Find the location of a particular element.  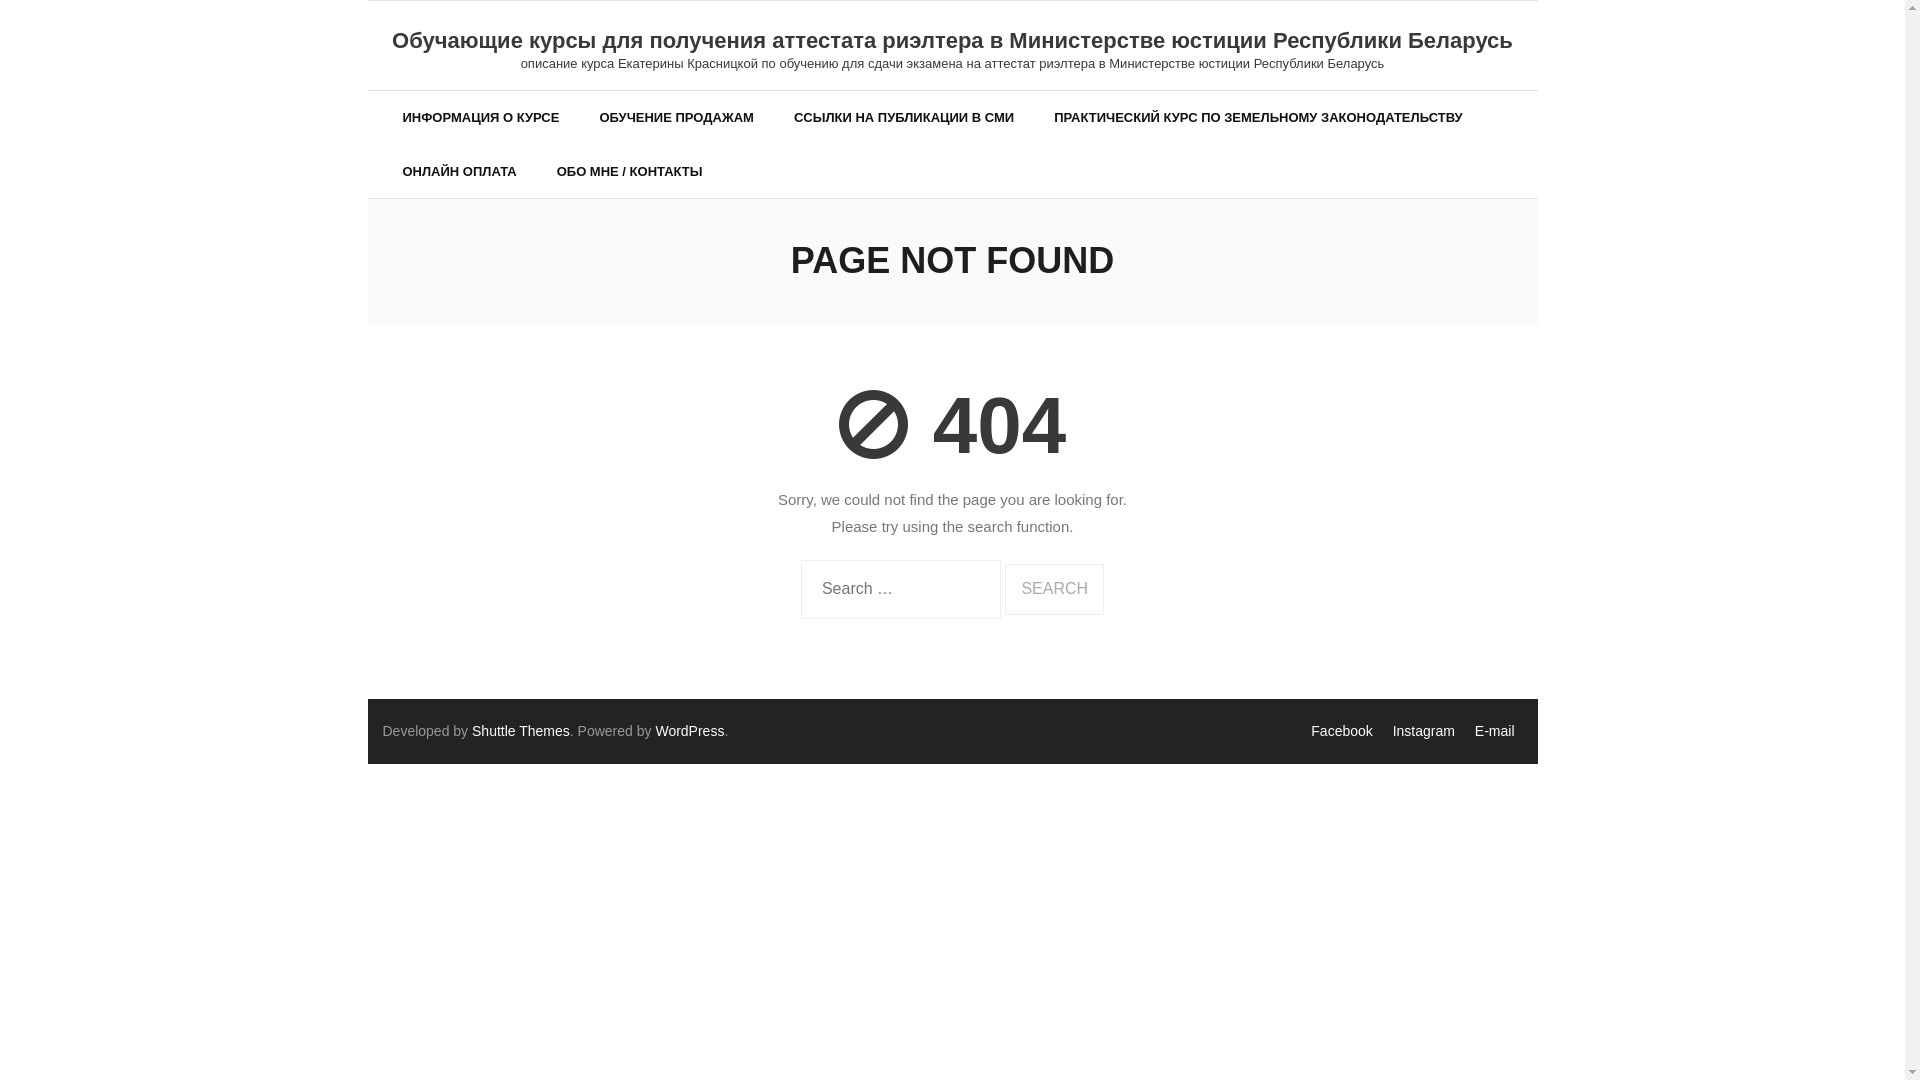

'Search' is located at coordinates (1053, 588).